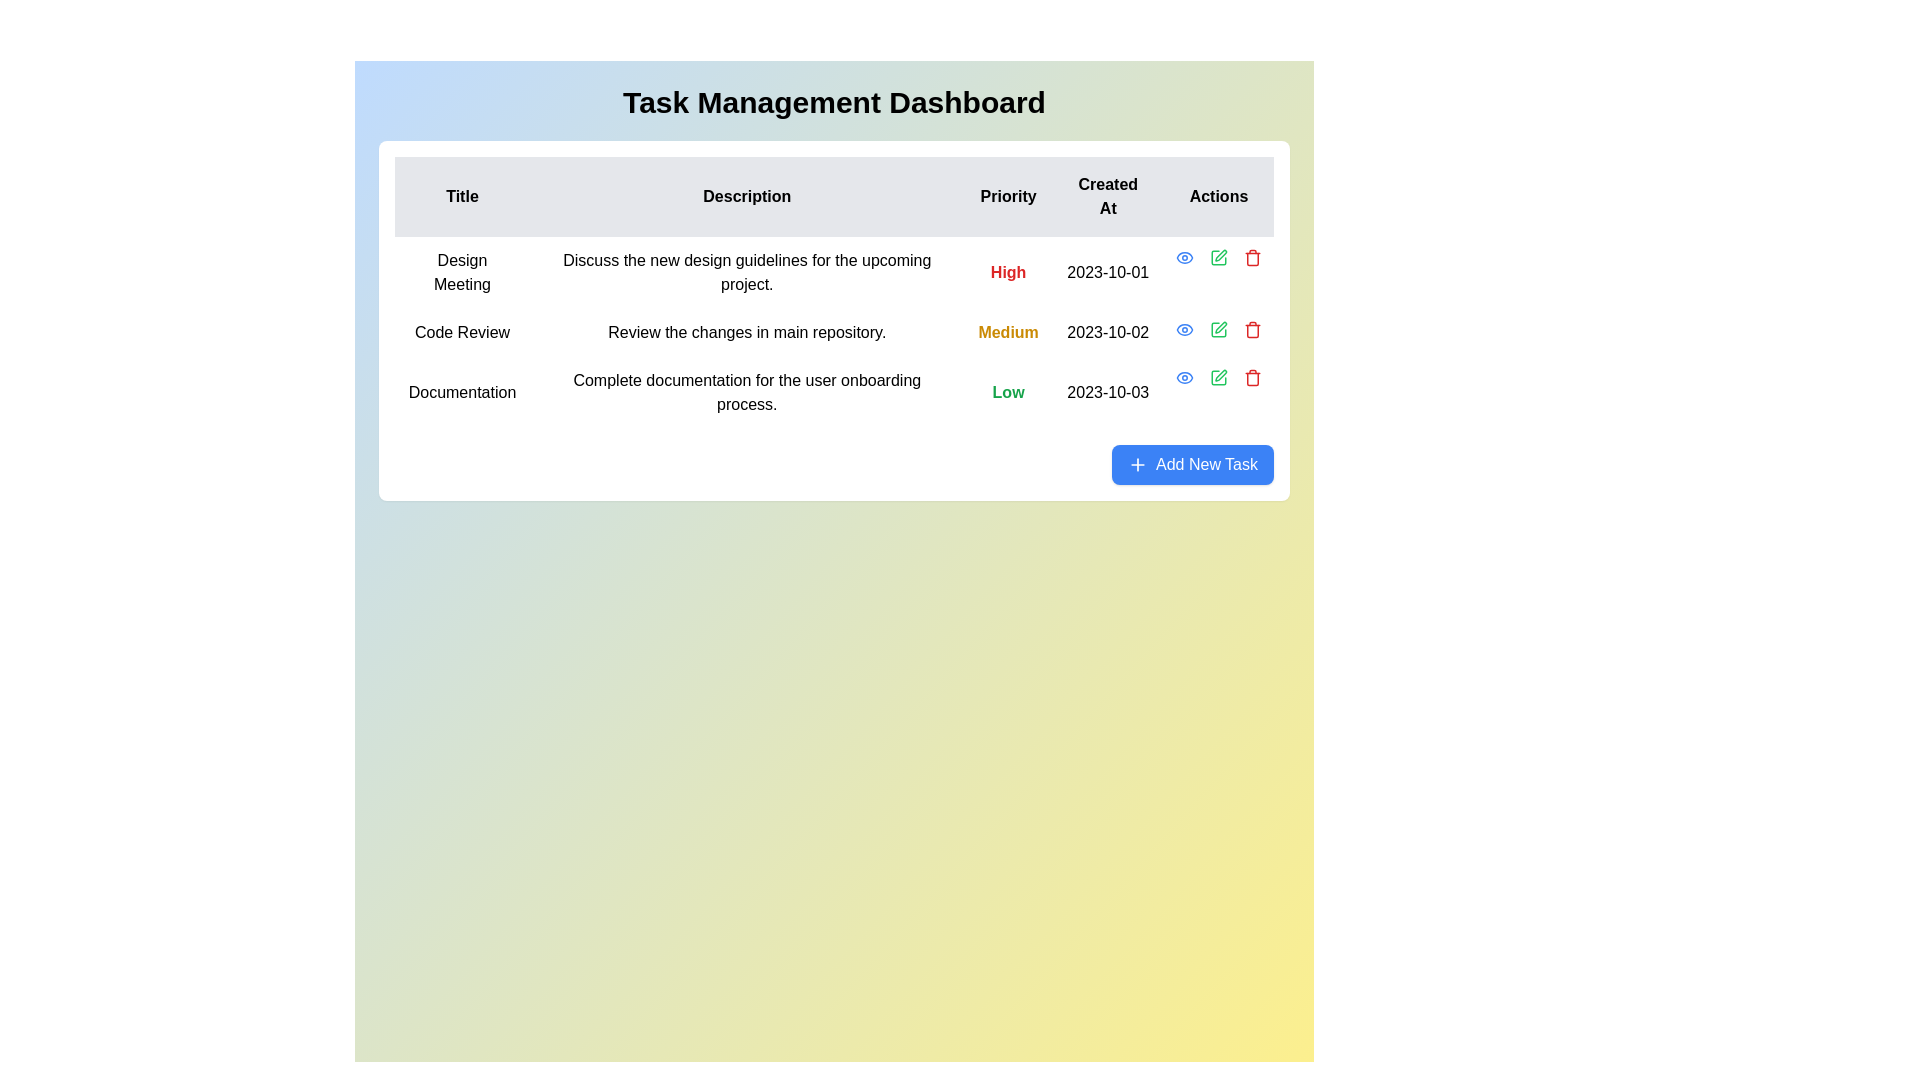 This screenshot has width=1920, height=1080. What do you see at coordinates (1137, 465) in the screenshot?
I see `the small blue plus icon within the 'Add New Task' button located at the bottom right corner of the task management section` at bounding box center [1137, 465].